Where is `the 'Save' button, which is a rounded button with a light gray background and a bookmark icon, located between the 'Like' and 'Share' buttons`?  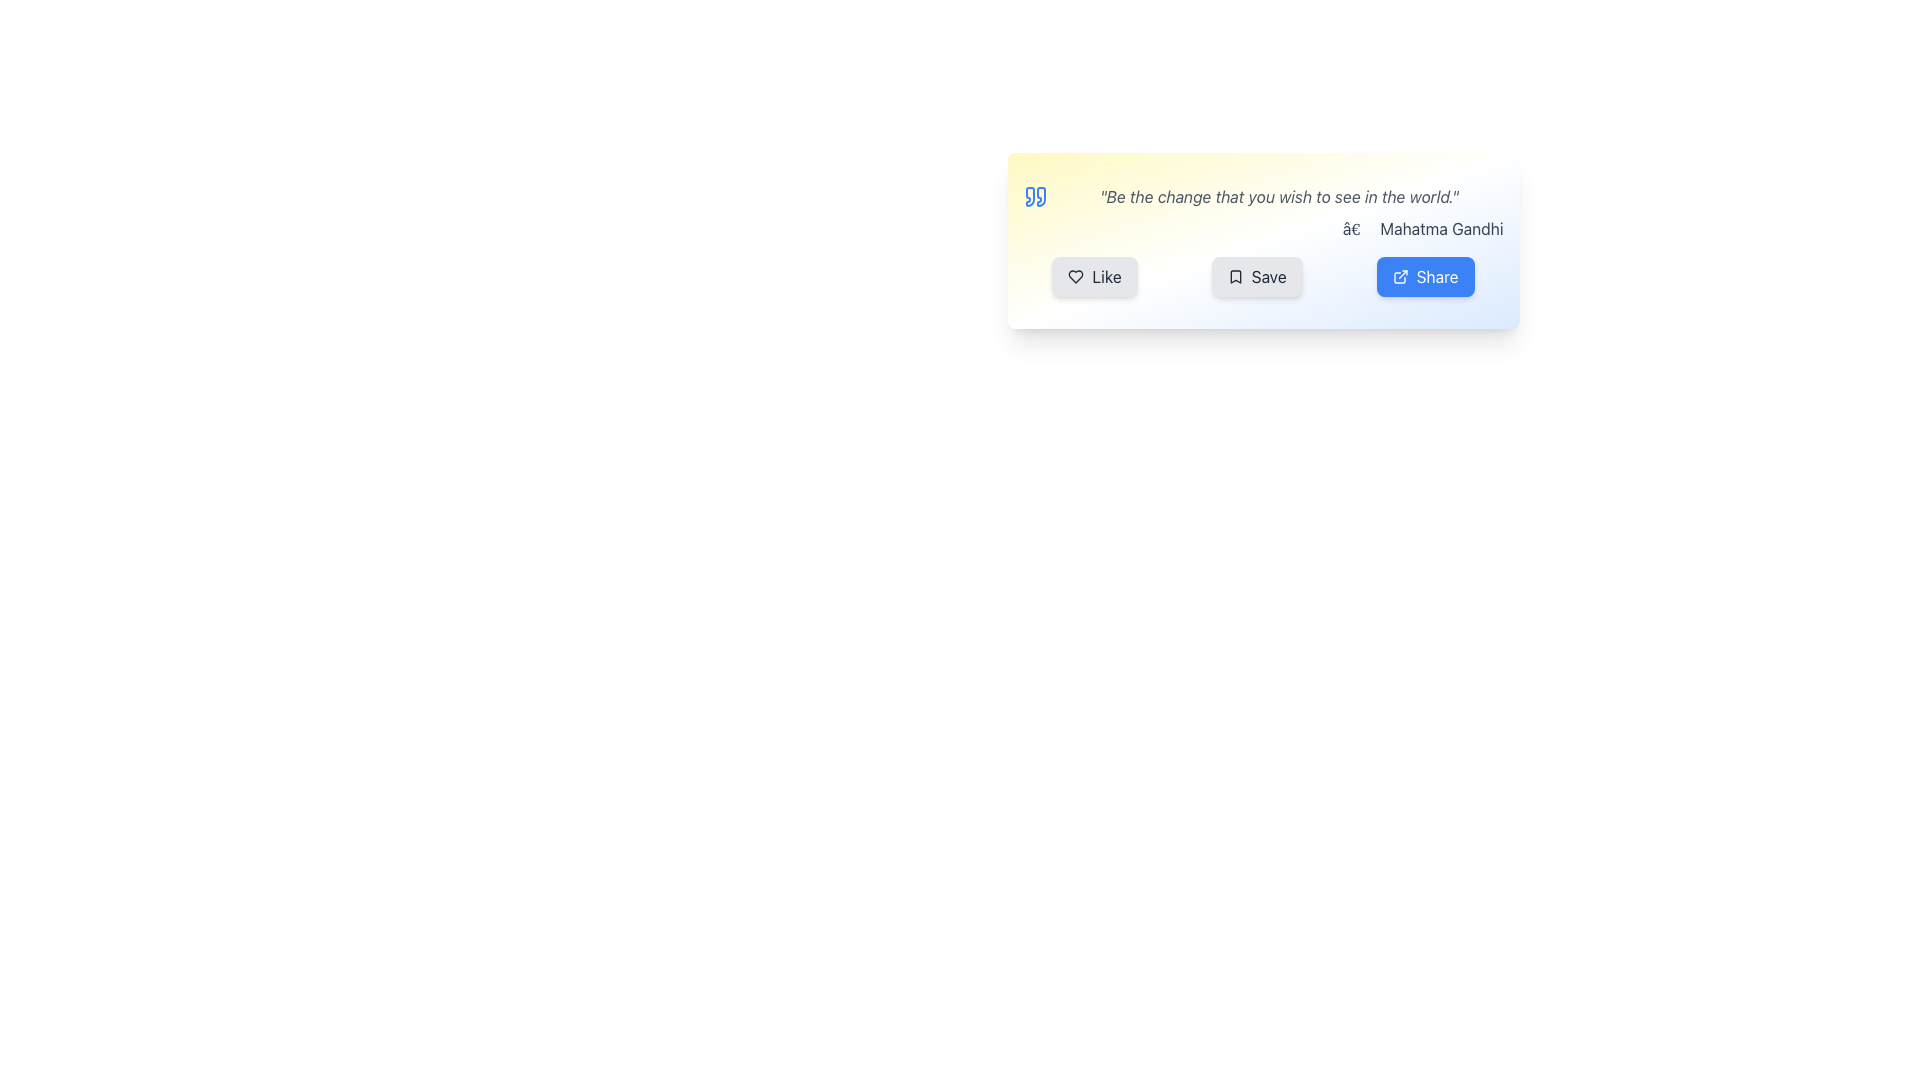
the 'Save' button, which is a rounded button with a light gray background and a bookmark icon, located between the 'Like' and 'Share' buttons is located at coordinates (1256, 277).